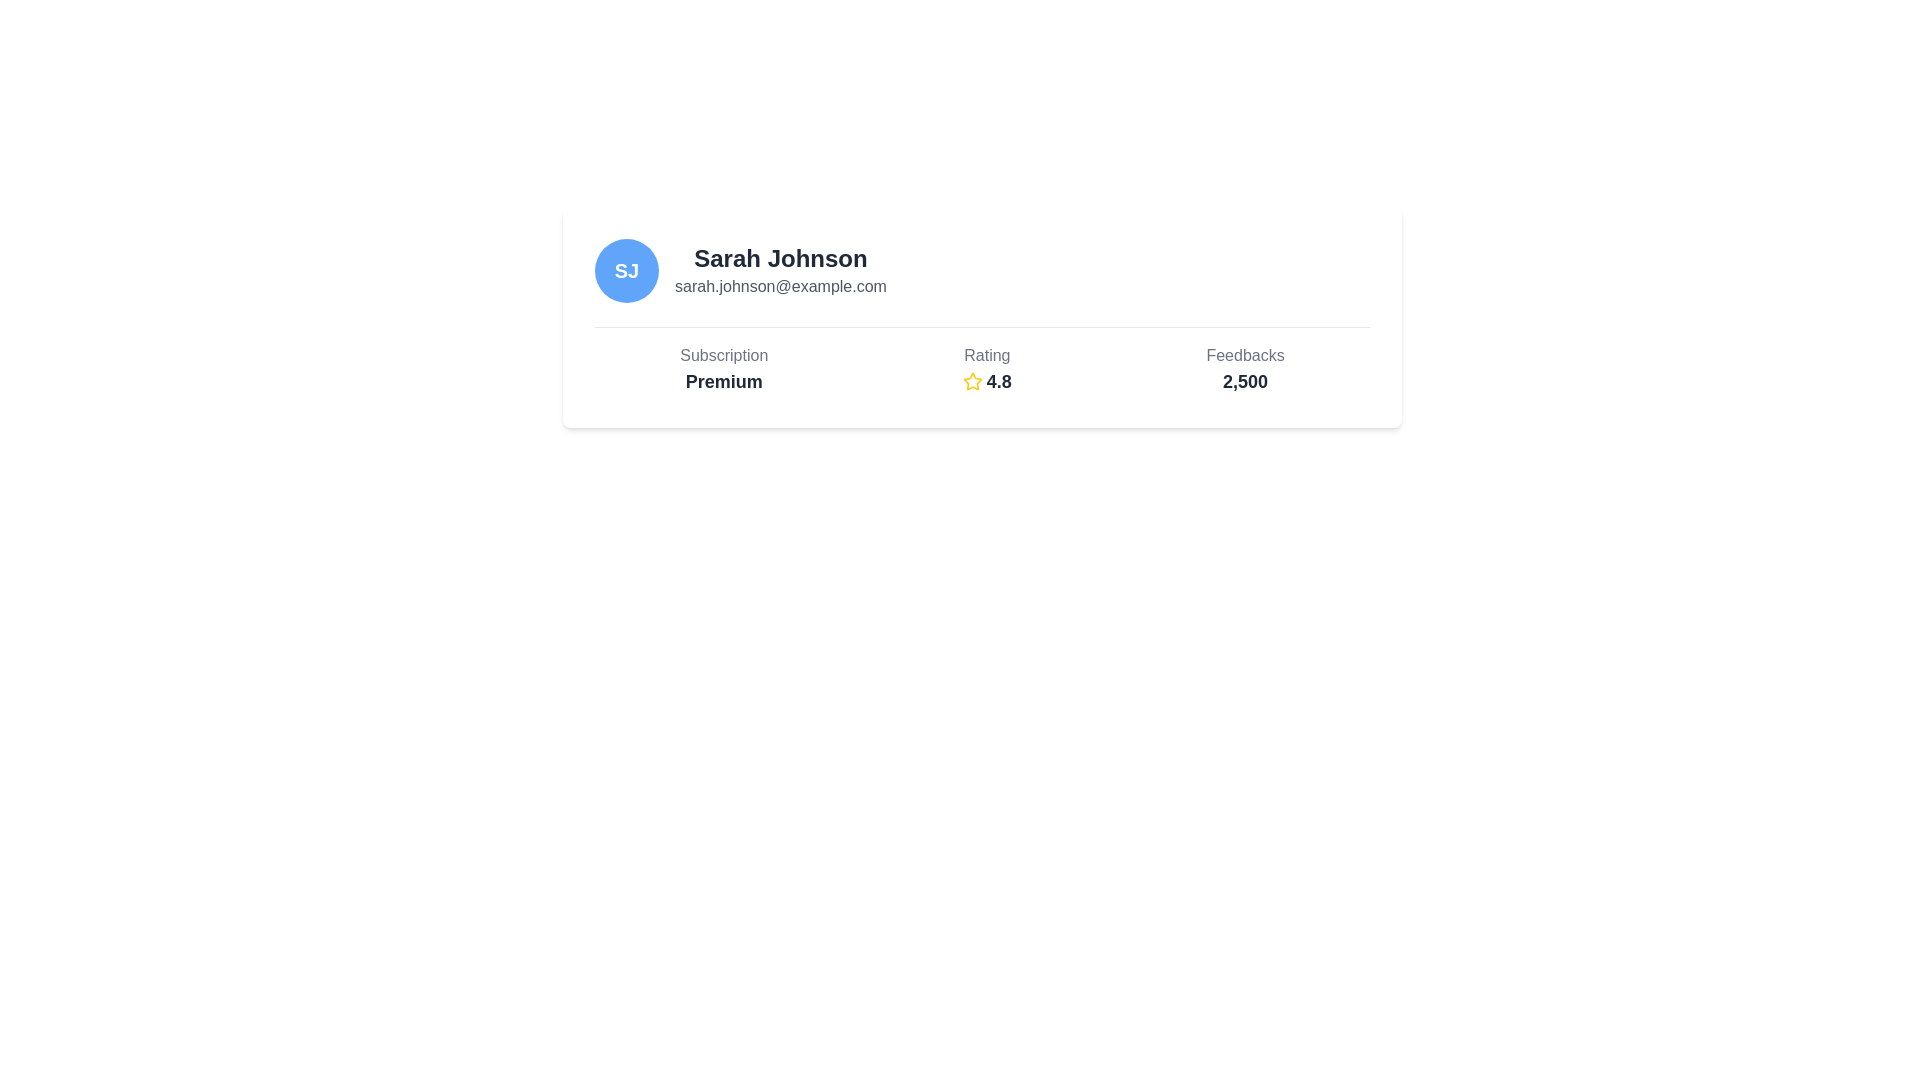 The height and width of the screenshot is (1080, 1920). I want to click on the text label that represents the user's rating, positioned to the right of the star icon in the 'Rating' section of the user information card, so click(999, 381).